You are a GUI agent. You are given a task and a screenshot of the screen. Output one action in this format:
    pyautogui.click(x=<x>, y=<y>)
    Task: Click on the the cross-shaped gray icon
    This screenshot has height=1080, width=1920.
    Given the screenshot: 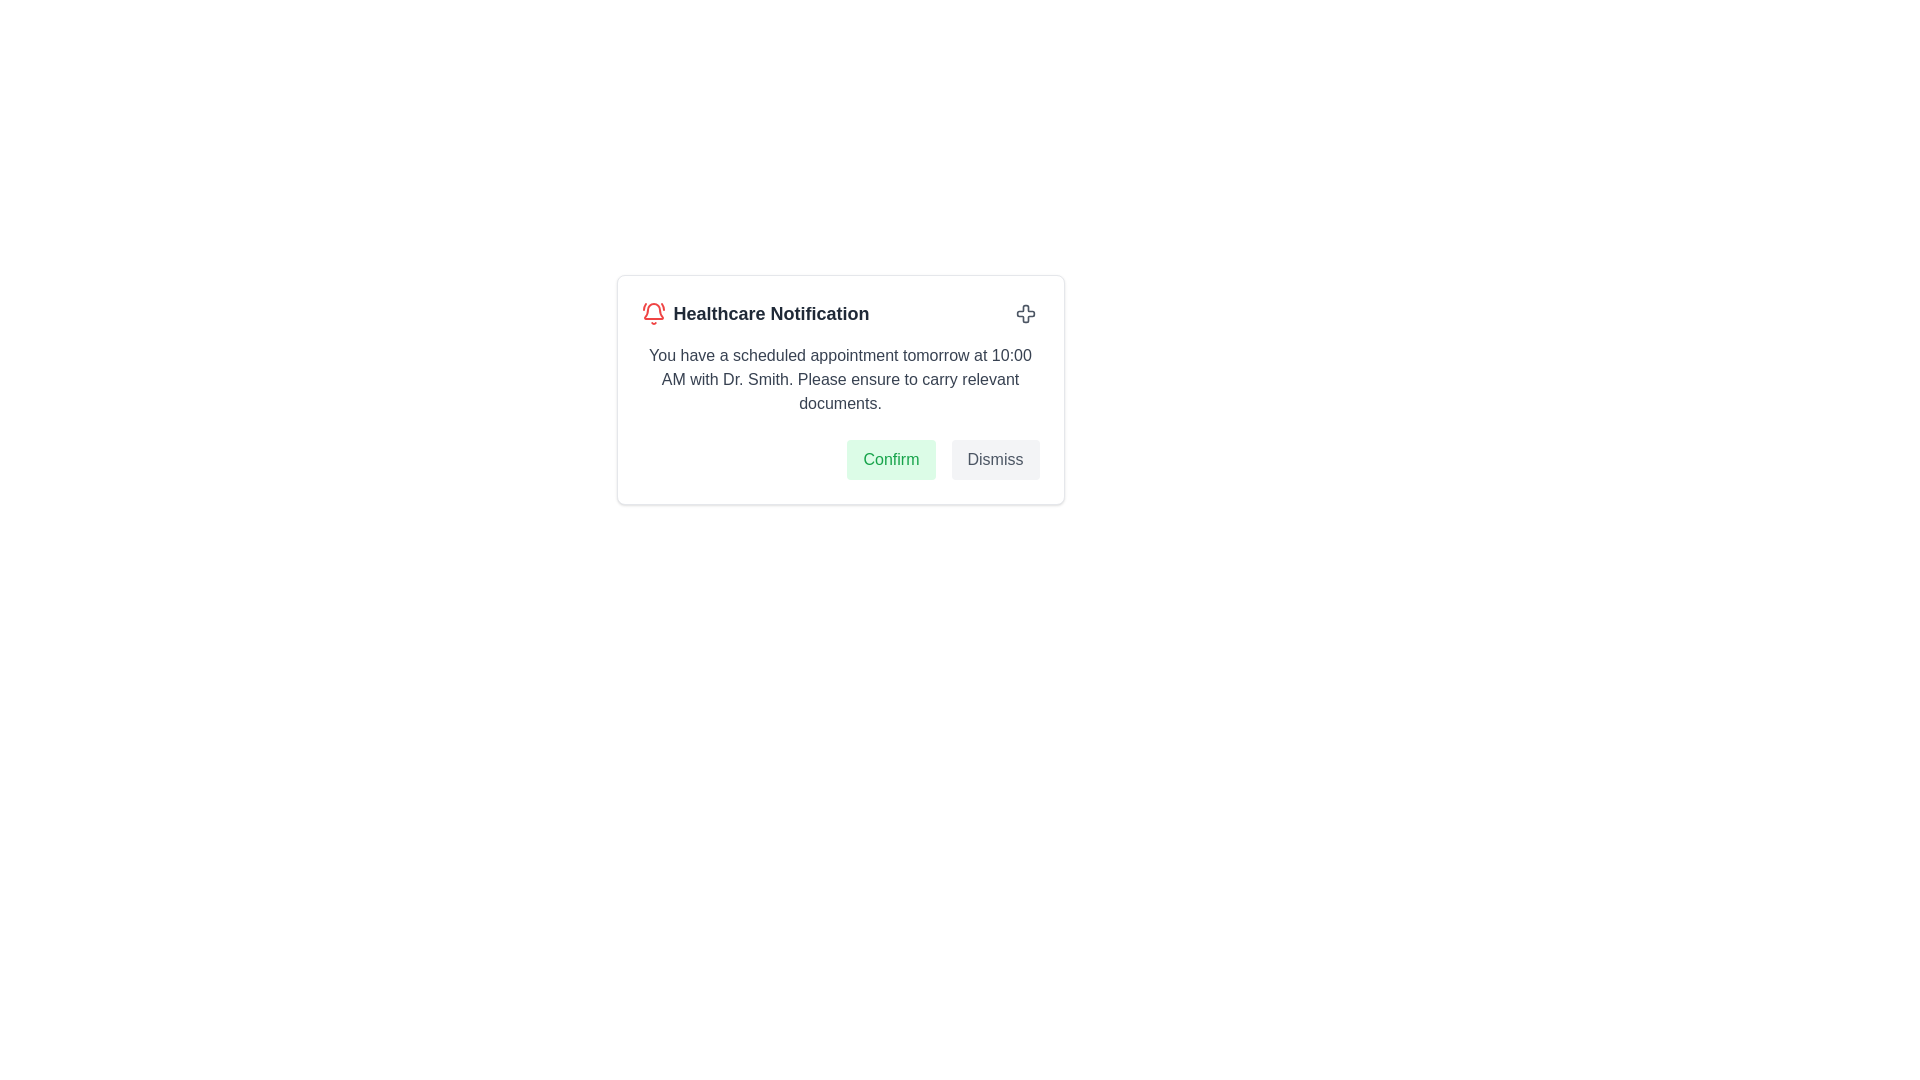 What is the action you would take?
    pyautogui.click(x=1025, y=313)
    